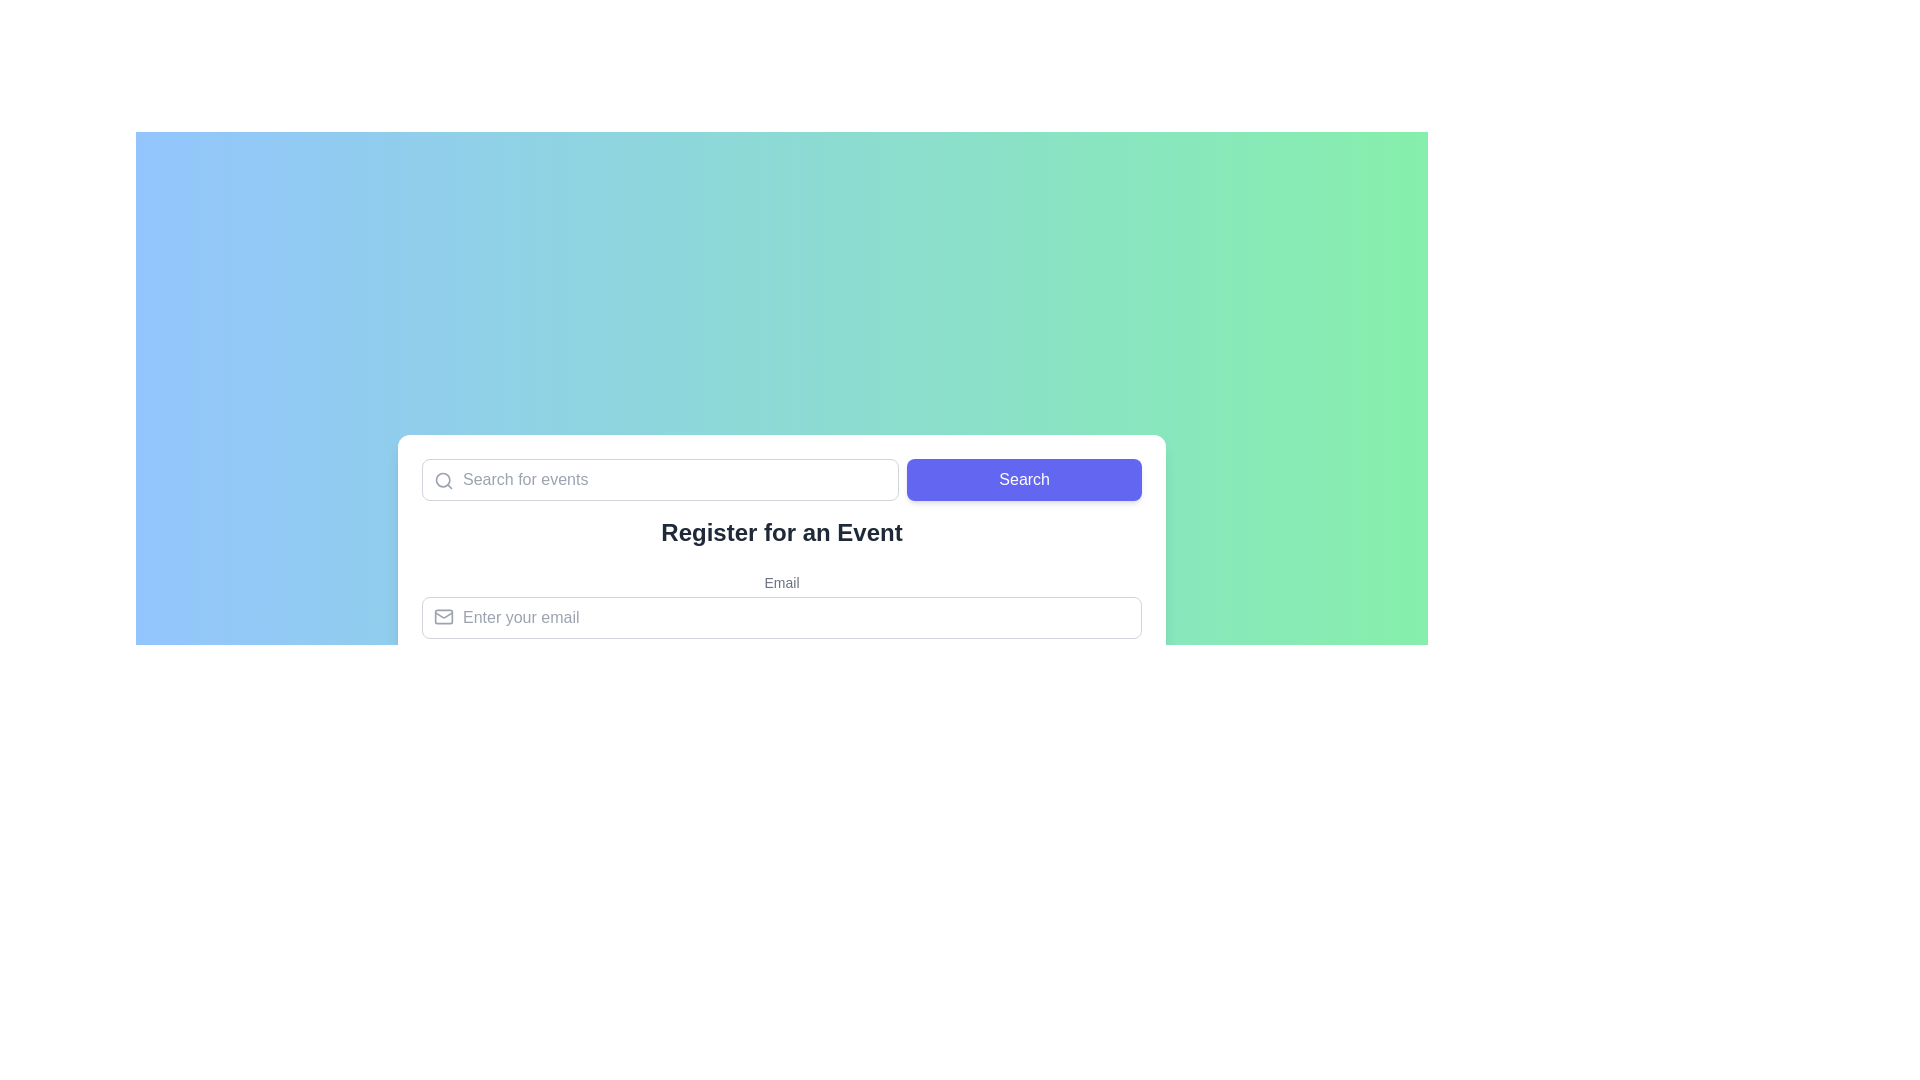 Image resolution: width=1920 pixels, height=1080 pixels. Describe the element at coordinates (443, 616) in the screenshot. I see `the decorative icon that visually indicates the purpose of the adjacent email input field, which is positioned to the left of the 'Enter your email' input field` at that location.